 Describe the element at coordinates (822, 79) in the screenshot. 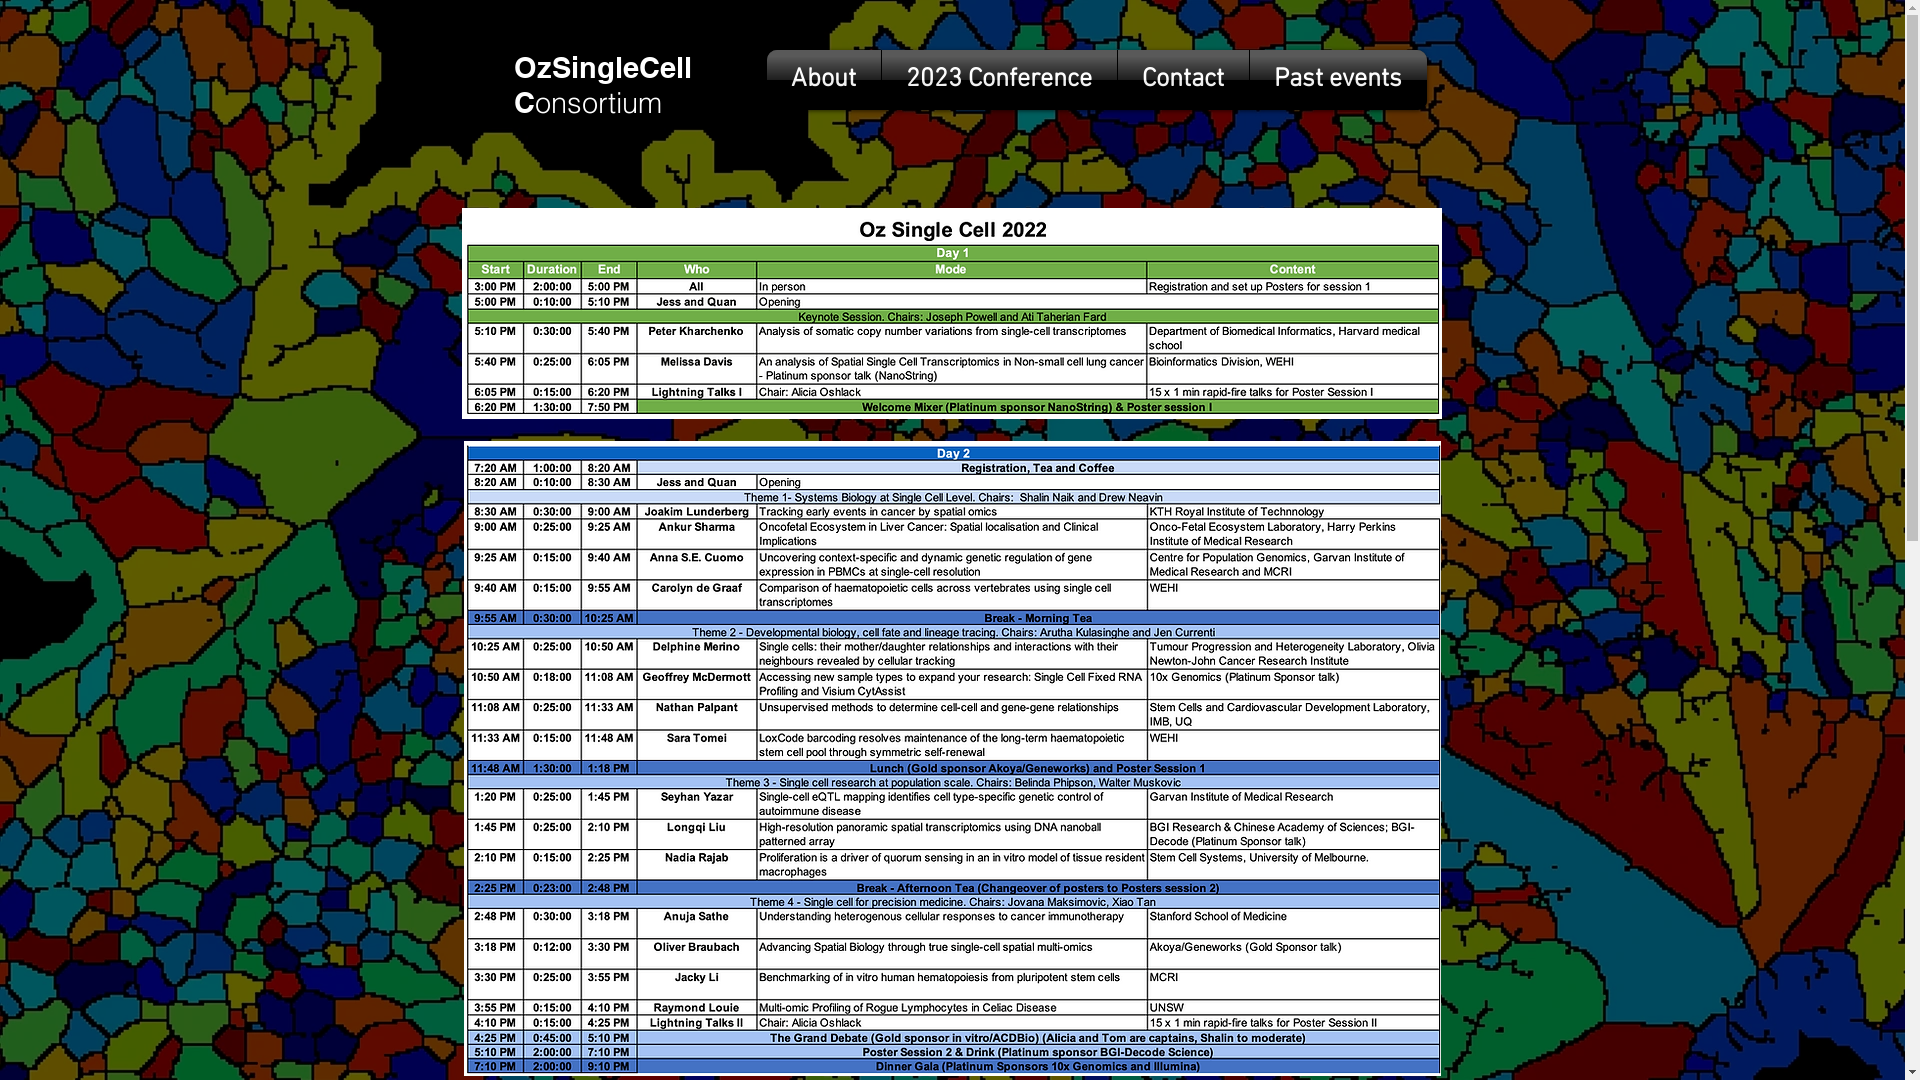

I see `'About'` at that location.